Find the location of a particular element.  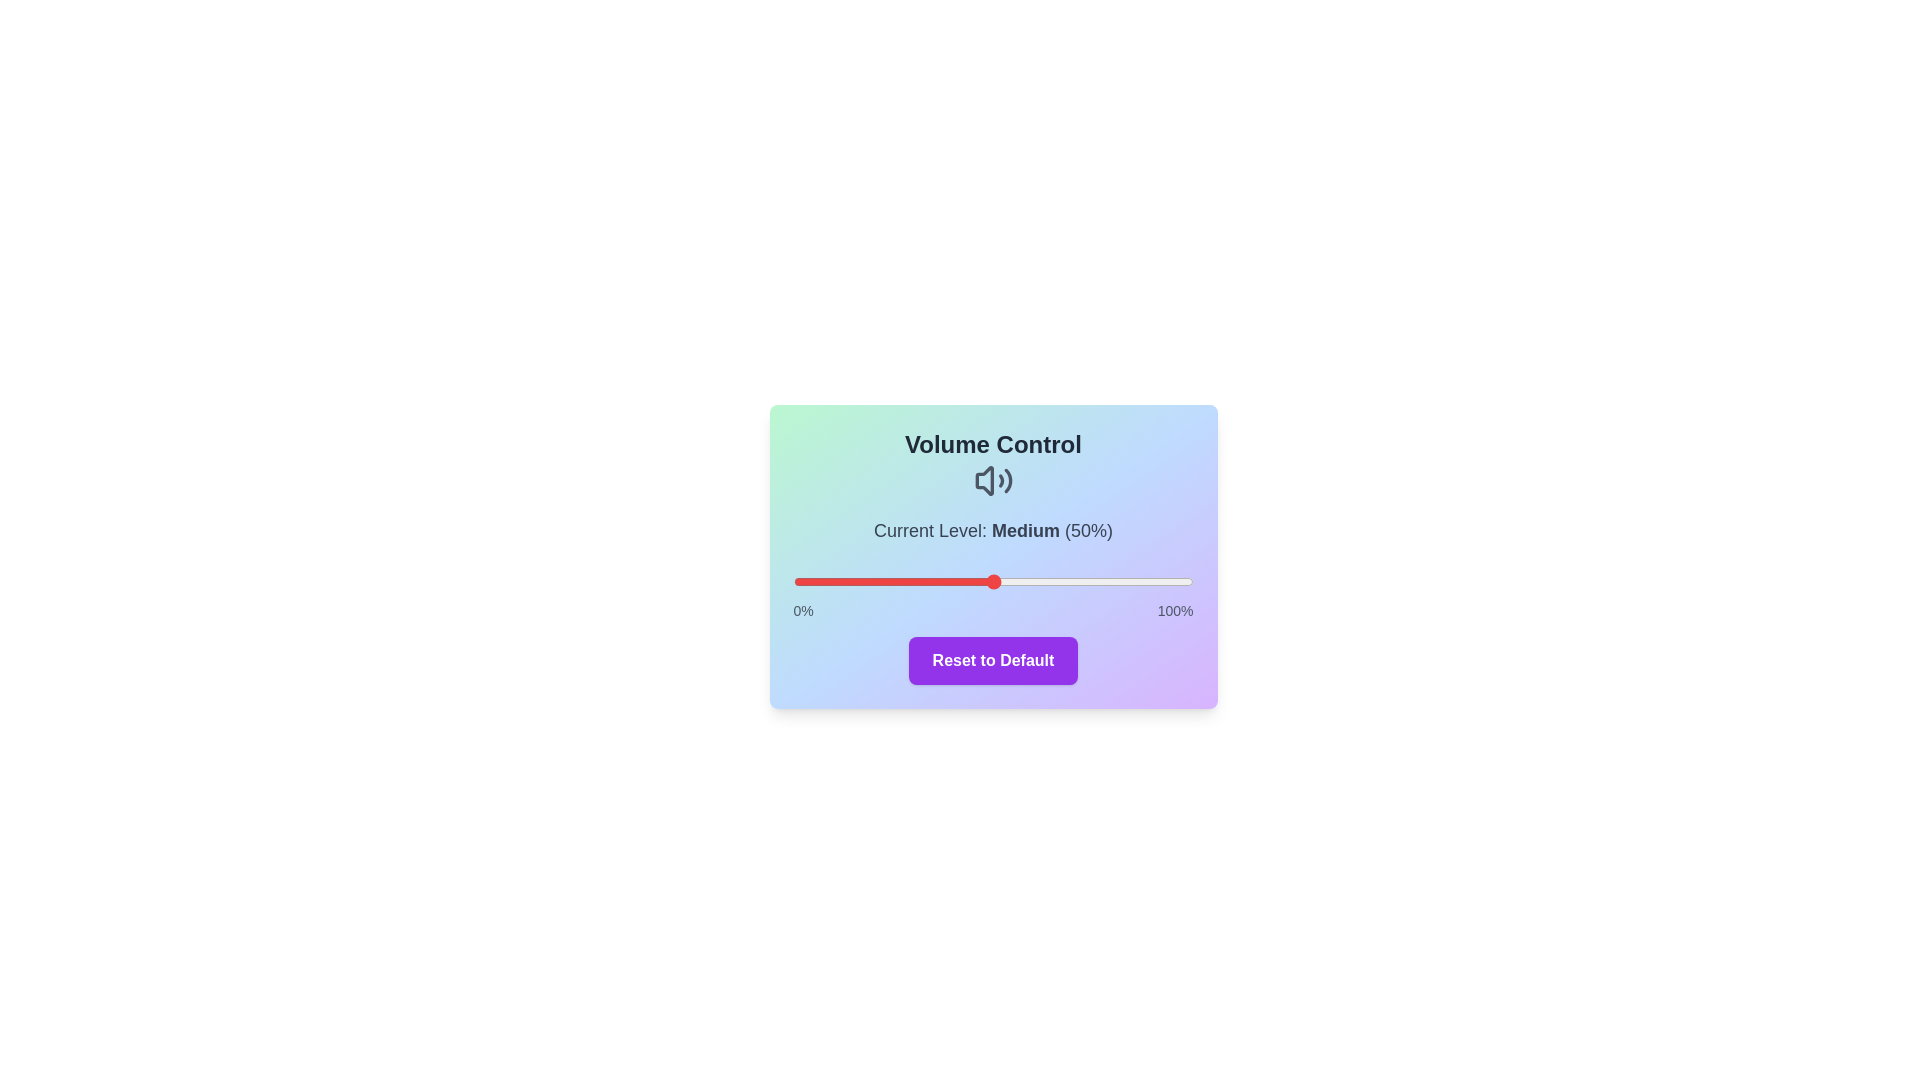

the volume to 65% by dragging the slider is located at coordinates (1052, 582).